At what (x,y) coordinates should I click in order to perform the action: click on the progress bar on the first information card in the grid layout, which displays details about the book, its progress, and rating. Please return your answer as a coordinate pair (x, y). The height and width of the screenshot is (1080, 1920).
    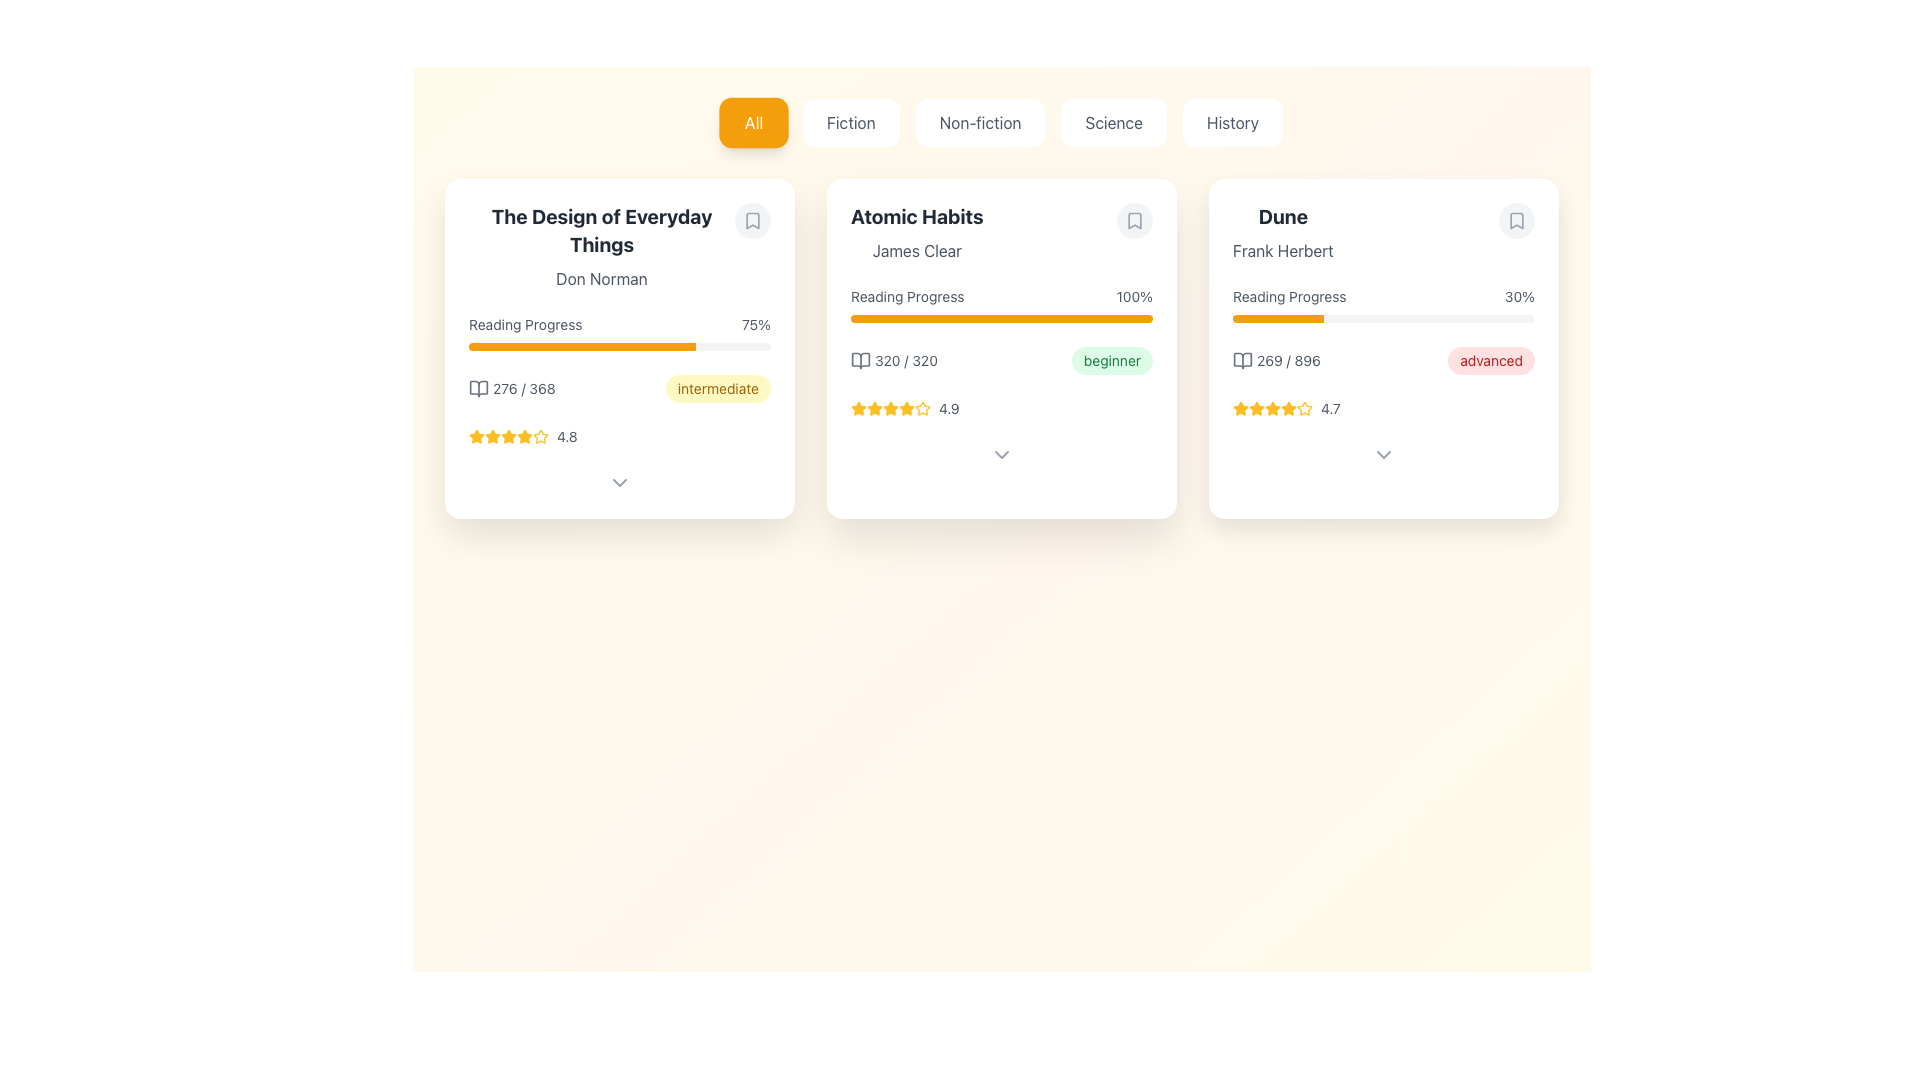
    Looking at the image, I should click on (618, 347).